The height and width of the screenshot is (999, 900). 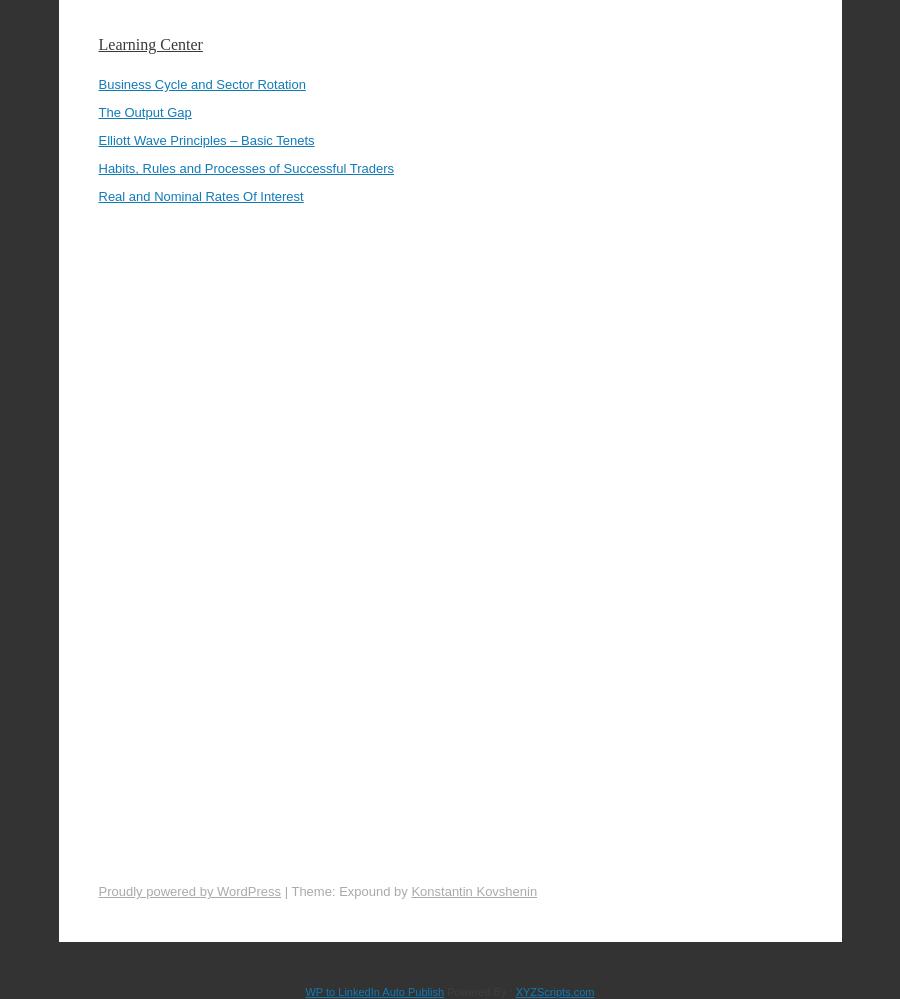 I want to click on 'Konstantin Kovshenin', so click(x=473, y=835).